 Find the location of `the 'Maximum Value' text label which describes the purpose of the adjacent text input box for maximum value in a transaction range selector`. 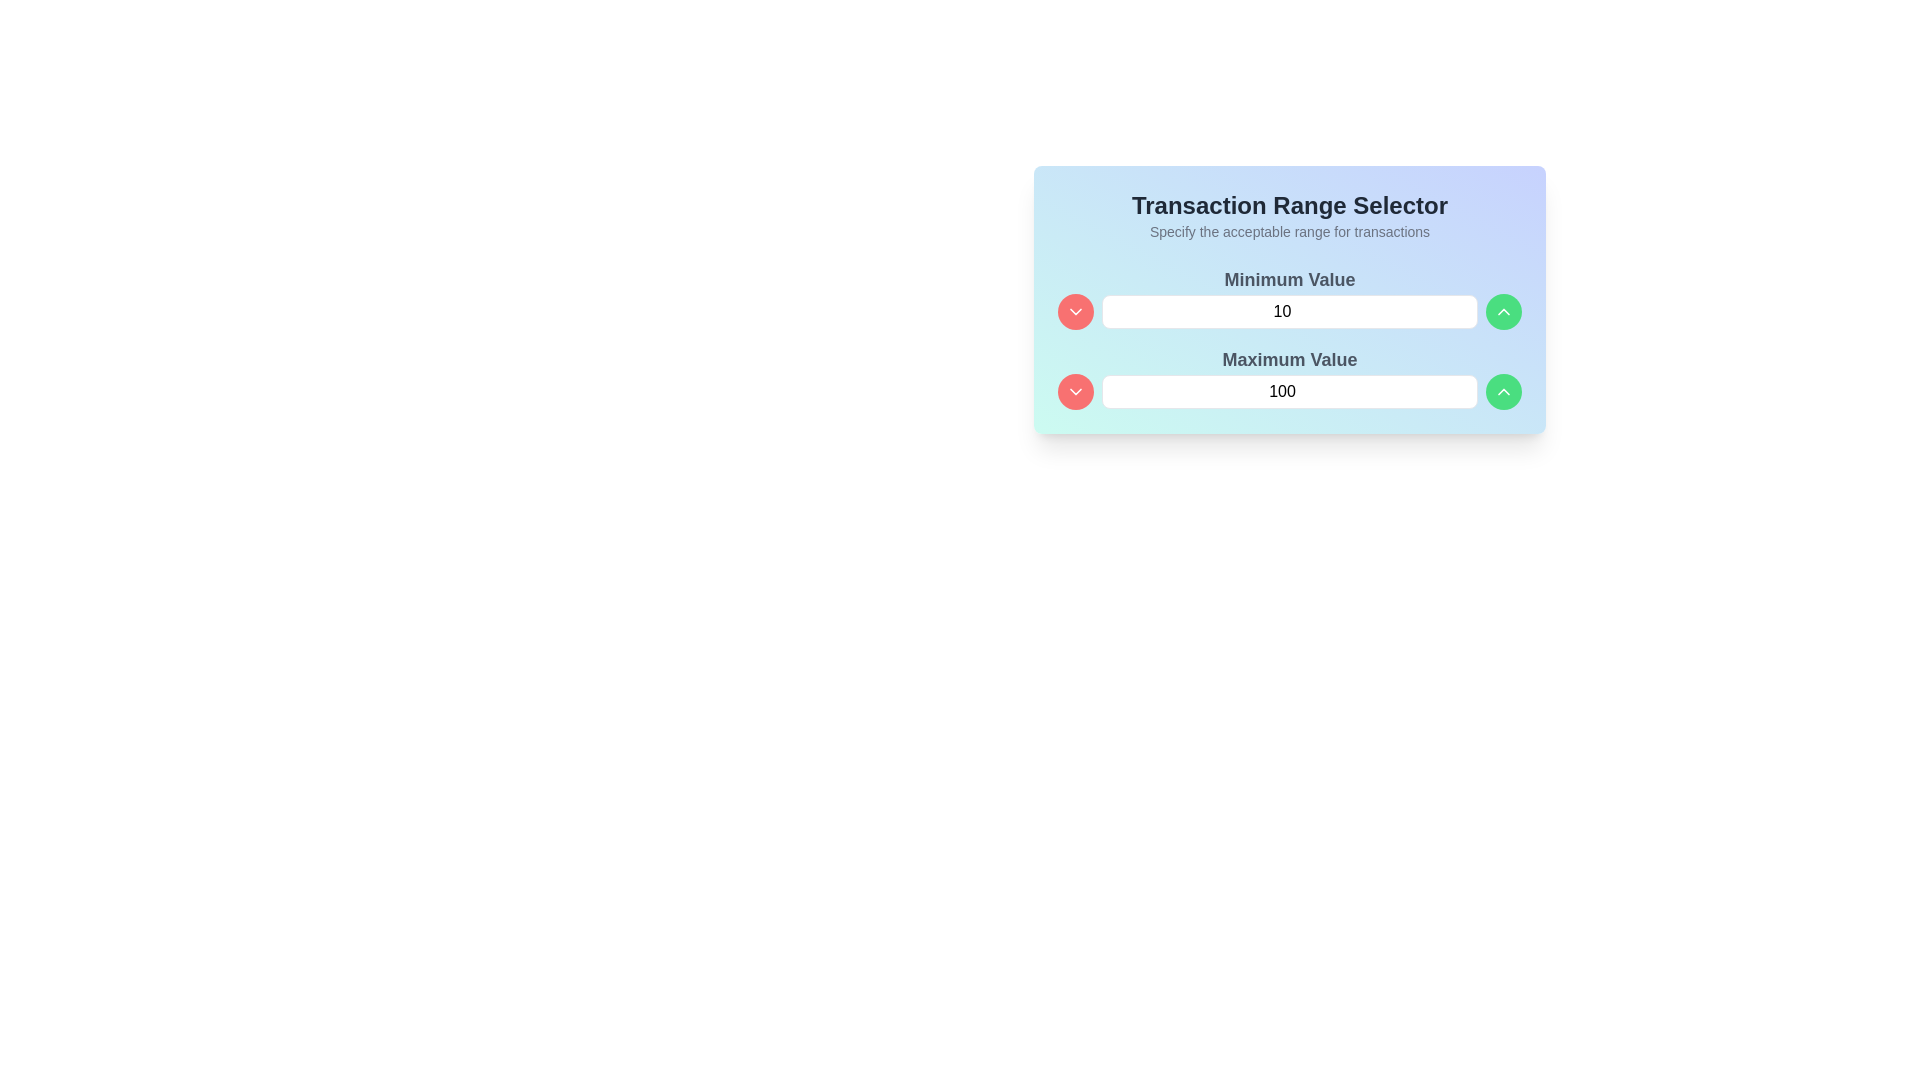

the 'Maximum Value' text label which describes the purpose of the adjacent text input box for maximum value in a transaction range selector is located at coordinates (1290, 358).